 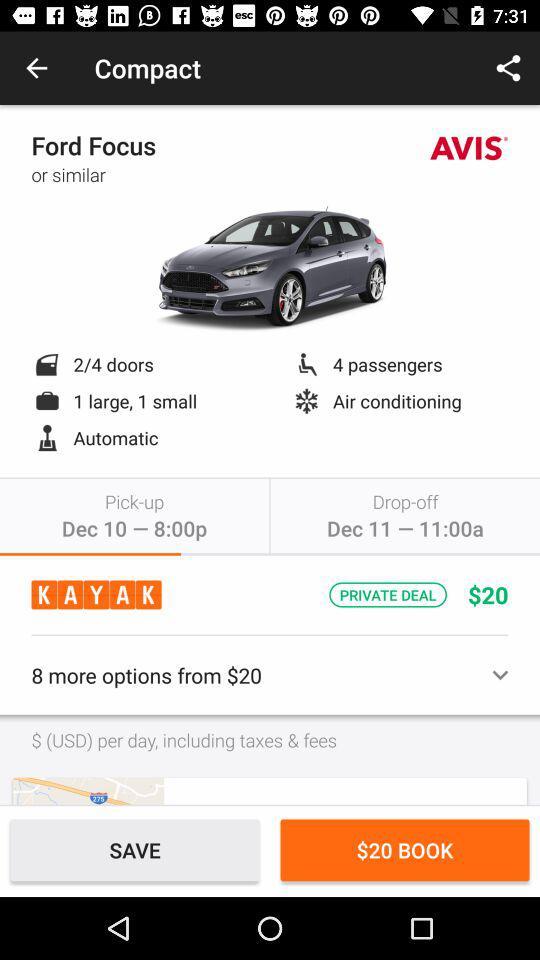 What do you see at coordinates (87, 791) in the screenshot?
I see `the item next to the pick up drop item` at bounding box center [87, 791].